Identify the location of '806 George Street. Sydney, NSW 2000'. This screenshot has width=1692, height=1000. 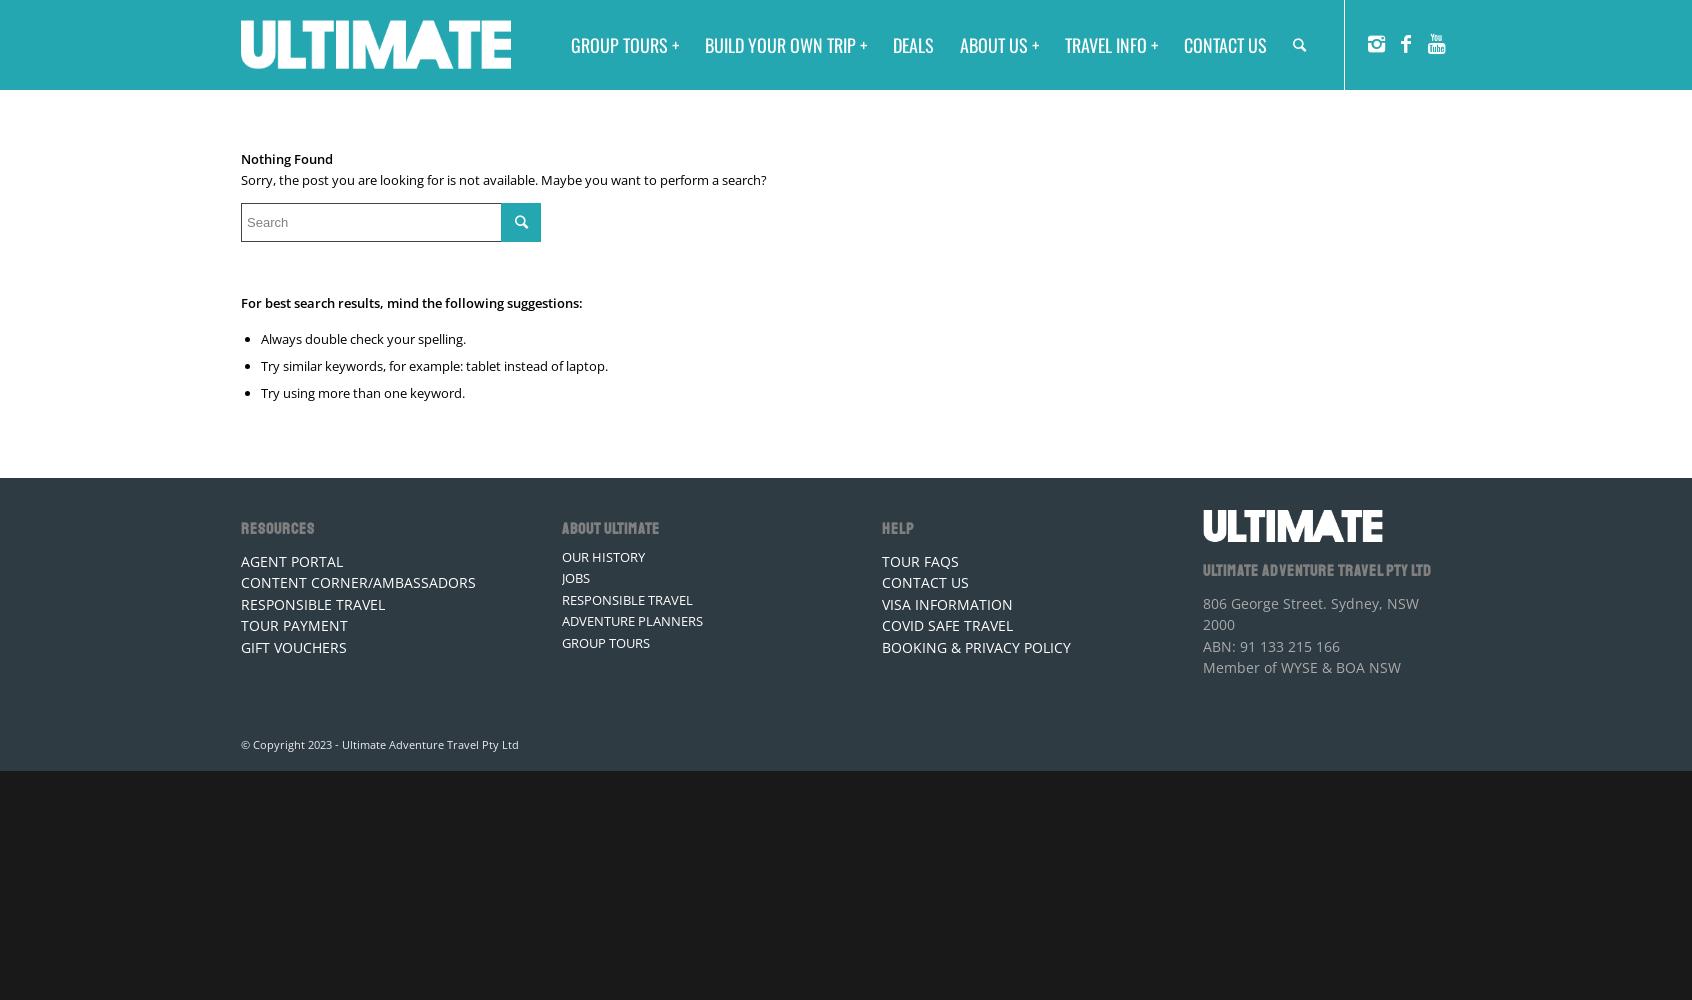
(1308, 612).